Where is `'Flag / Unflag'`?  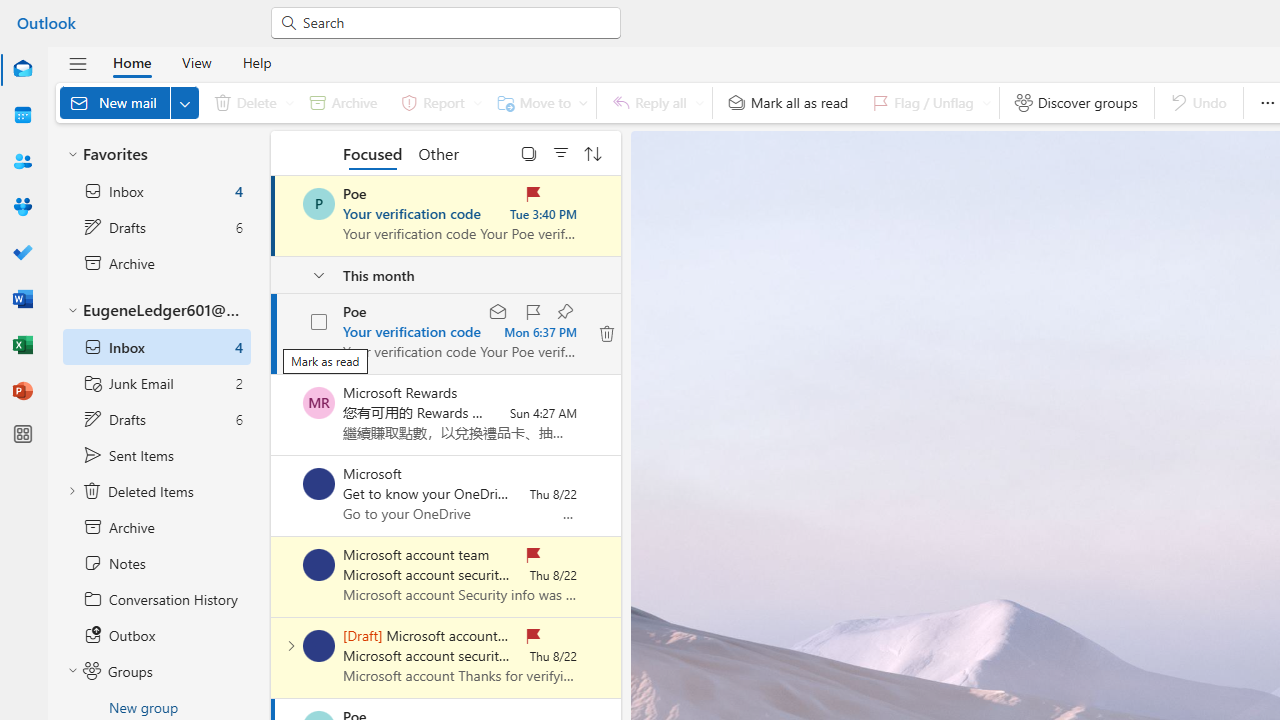 'Flag / Unflag' is located at coordinates (926, 102).